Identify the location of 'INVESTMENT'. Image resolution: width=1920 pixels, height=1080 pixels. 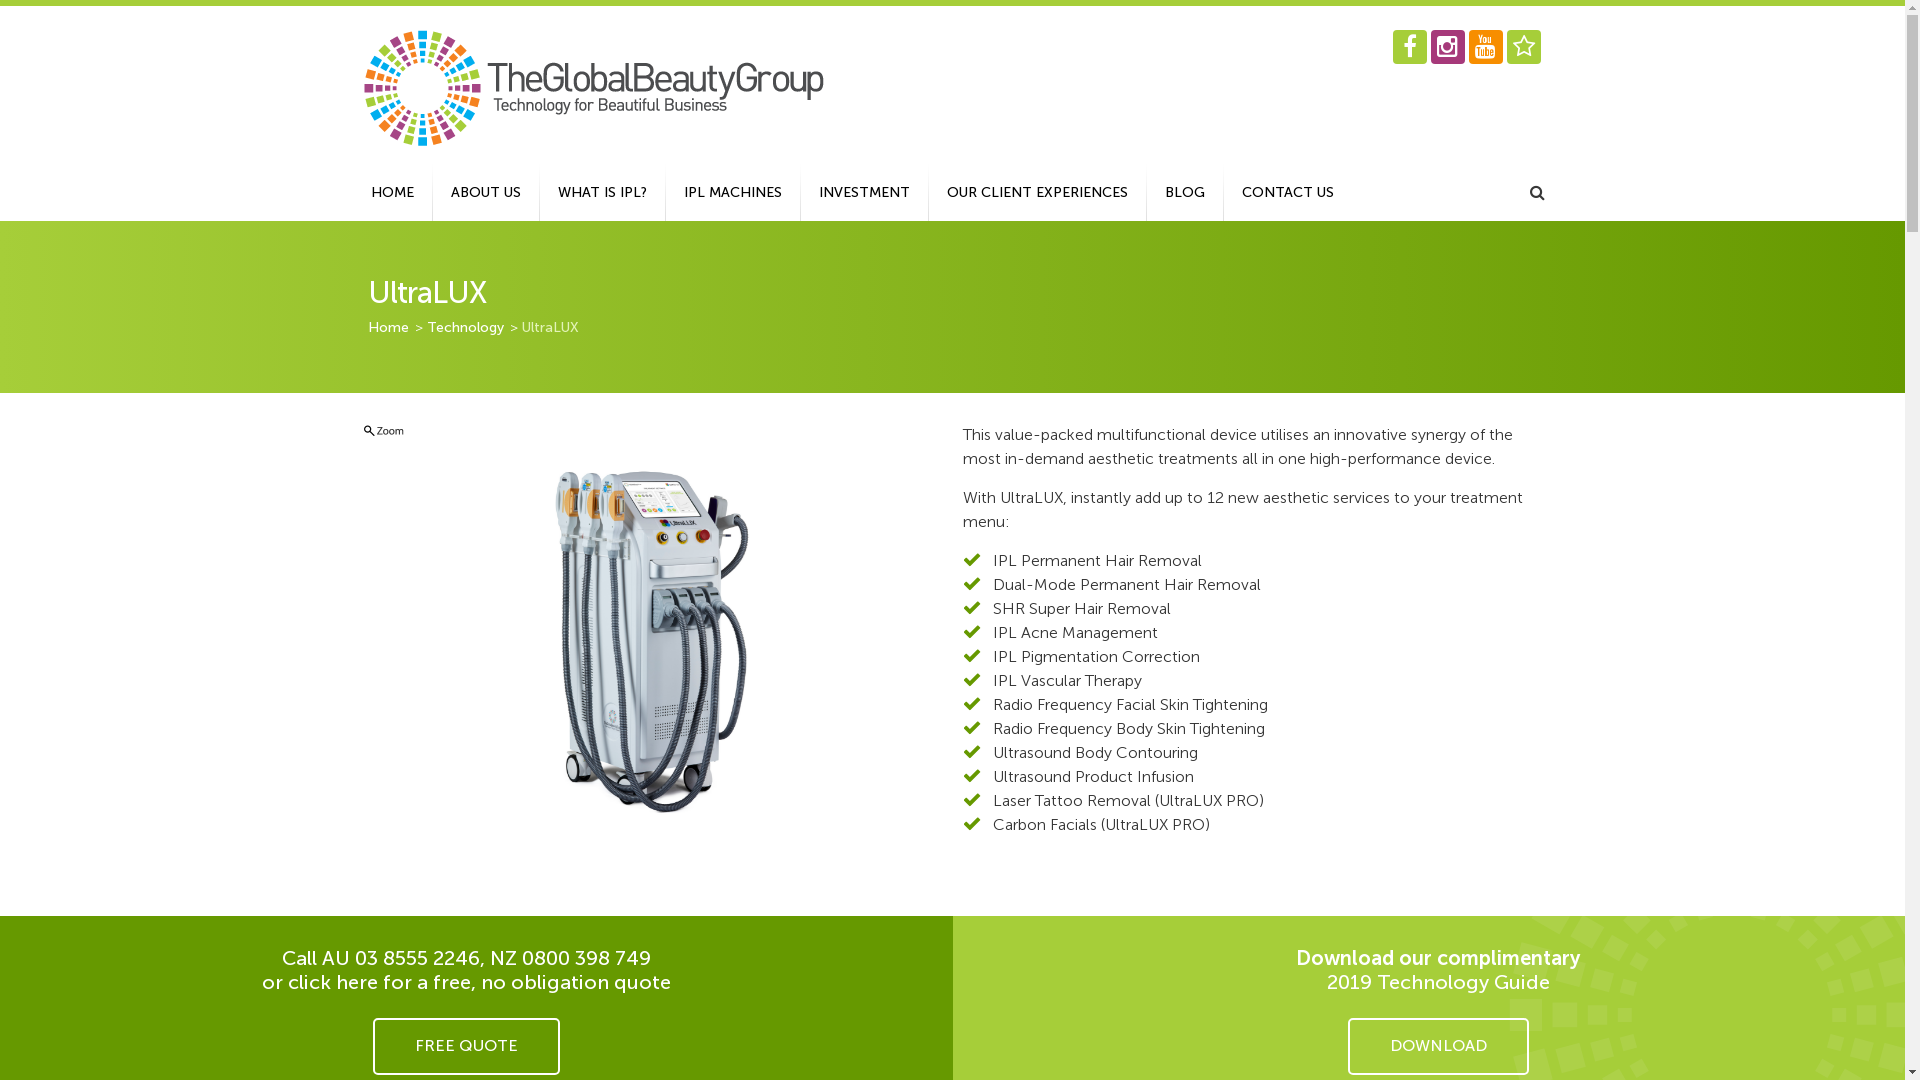
(863, 192).